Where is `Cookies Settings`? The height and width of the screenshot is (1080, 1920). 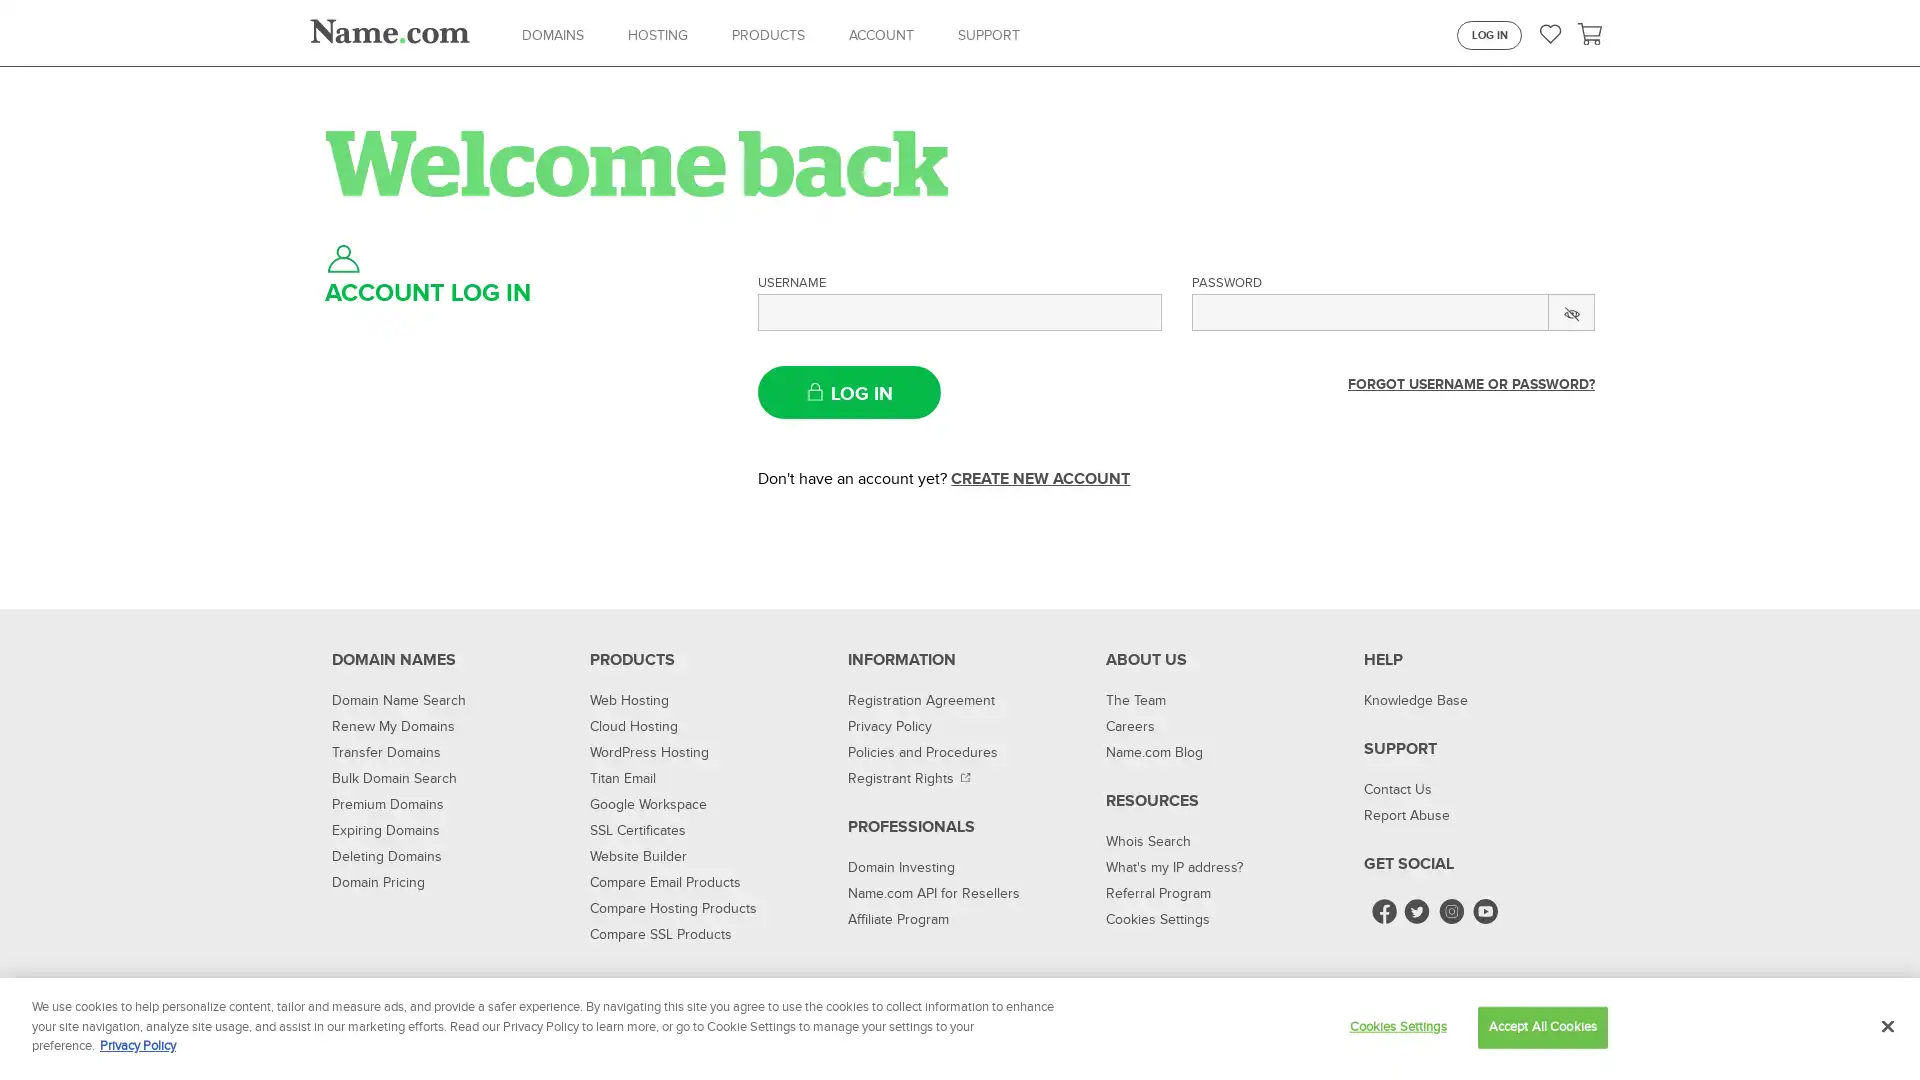
Cookies Settings is located at coordinates (1396, 1026).